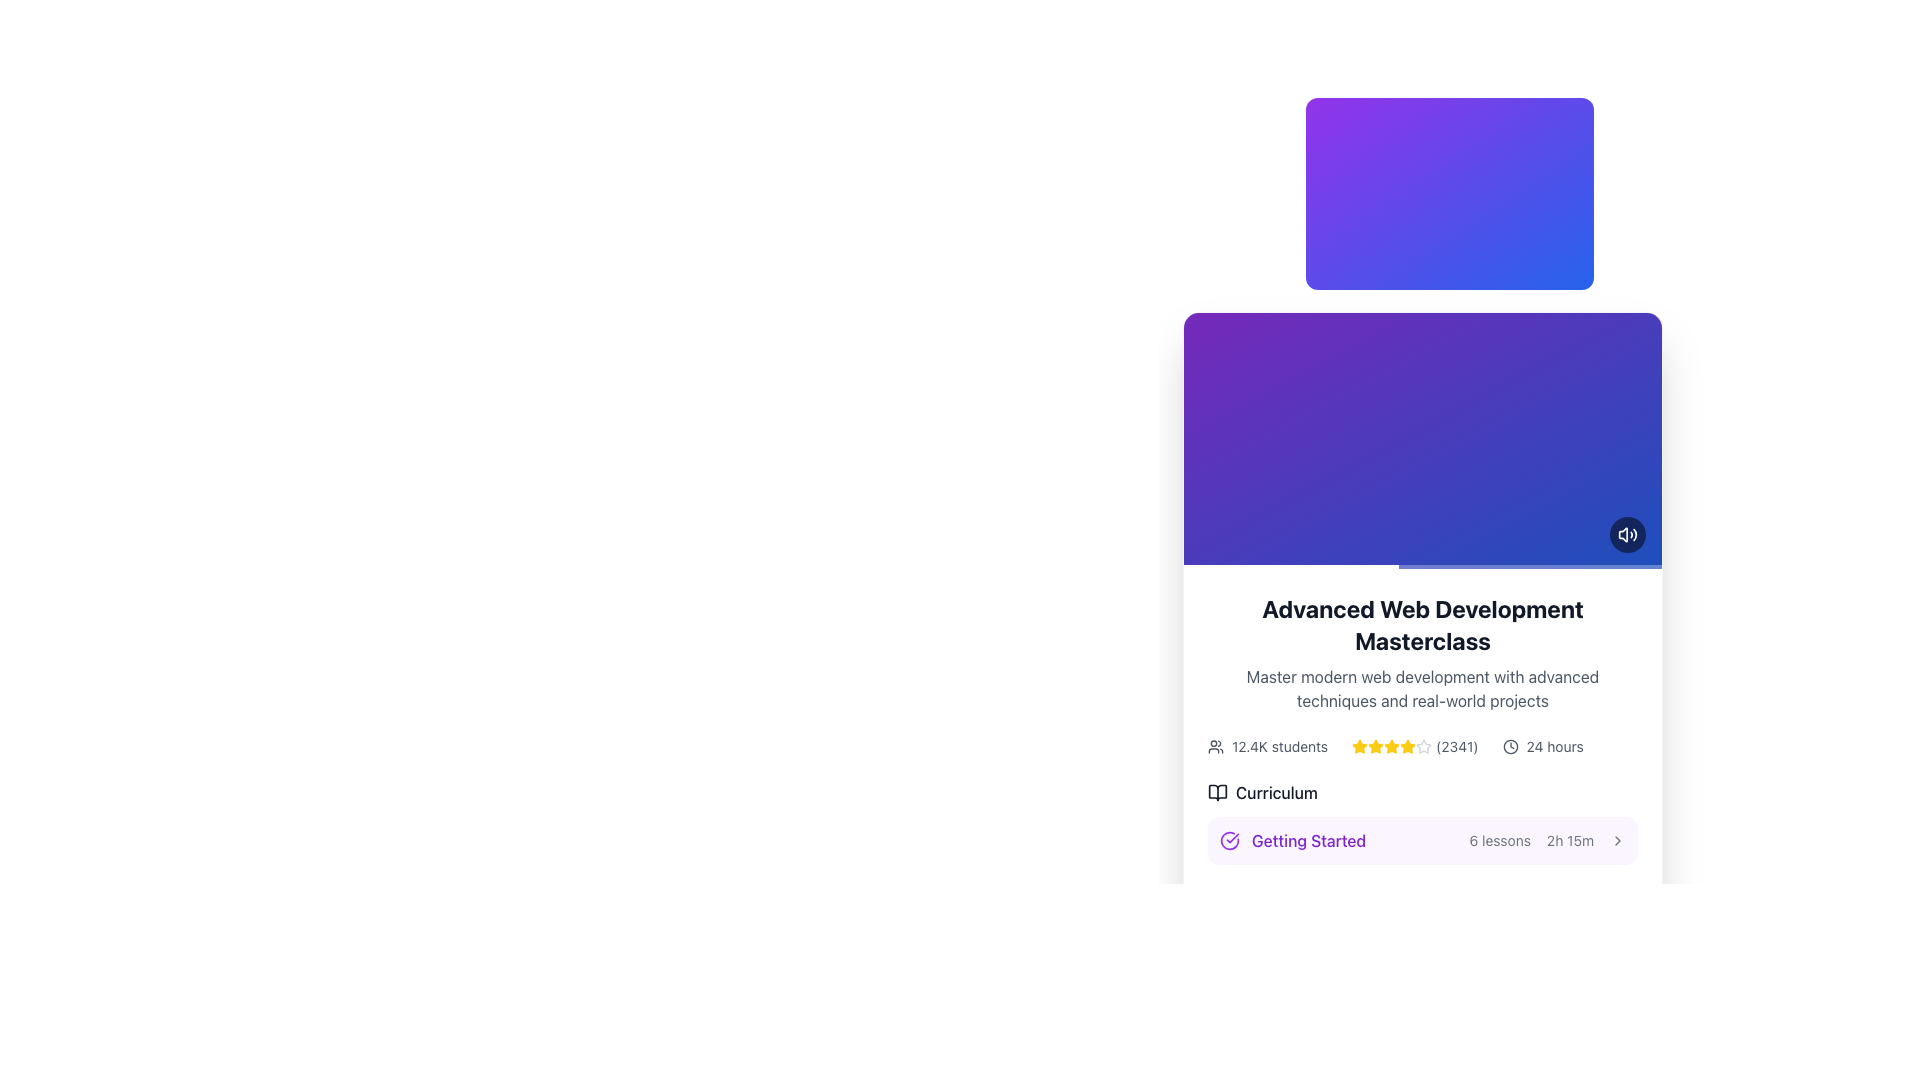  Describe the element at coordinates (1542, 747) in the screenshot. I see `the textual label with a visual icon that displays the duration or total time associated with the course, located at the bottom right of the card layout` at that location.